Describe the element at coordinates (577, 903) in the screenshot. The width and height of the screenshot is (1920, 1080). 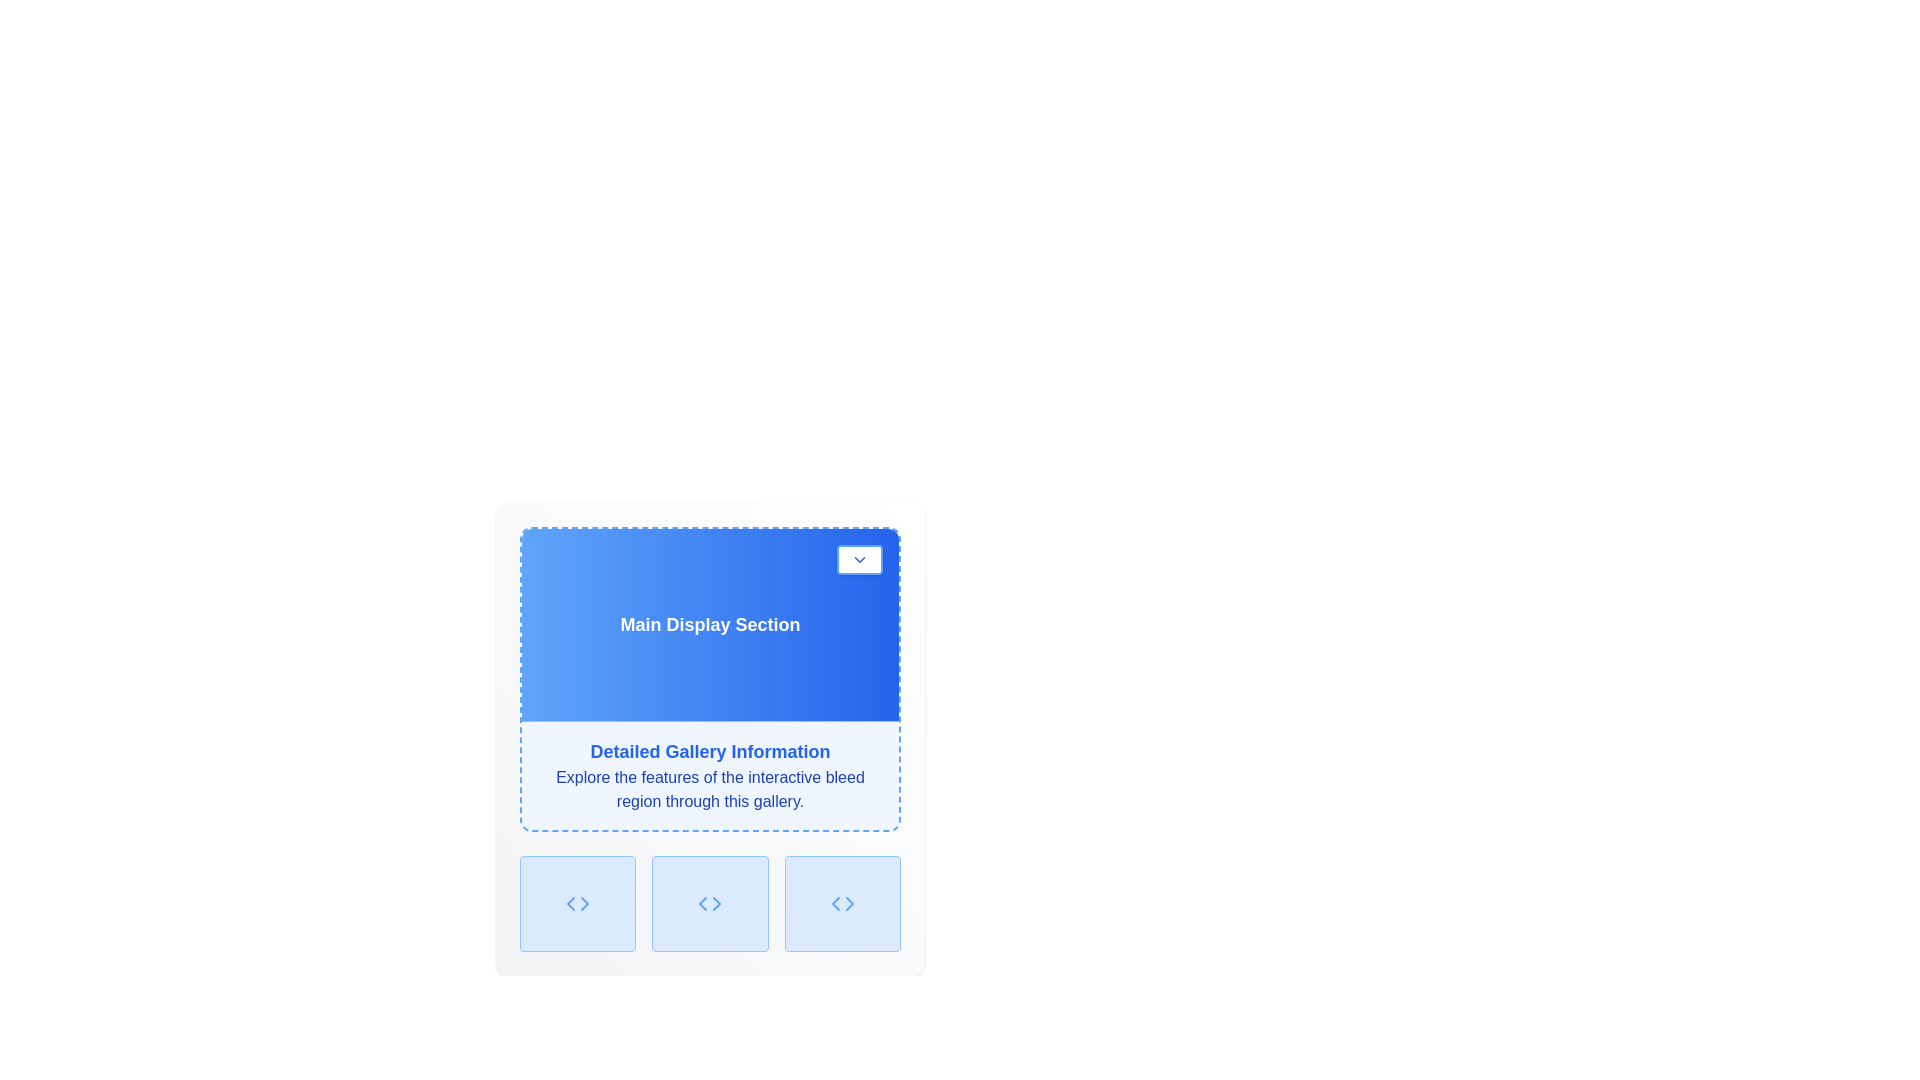
I see `the first button below the 'Detailed Gallery Information' section for keyboard interaction` at that location.